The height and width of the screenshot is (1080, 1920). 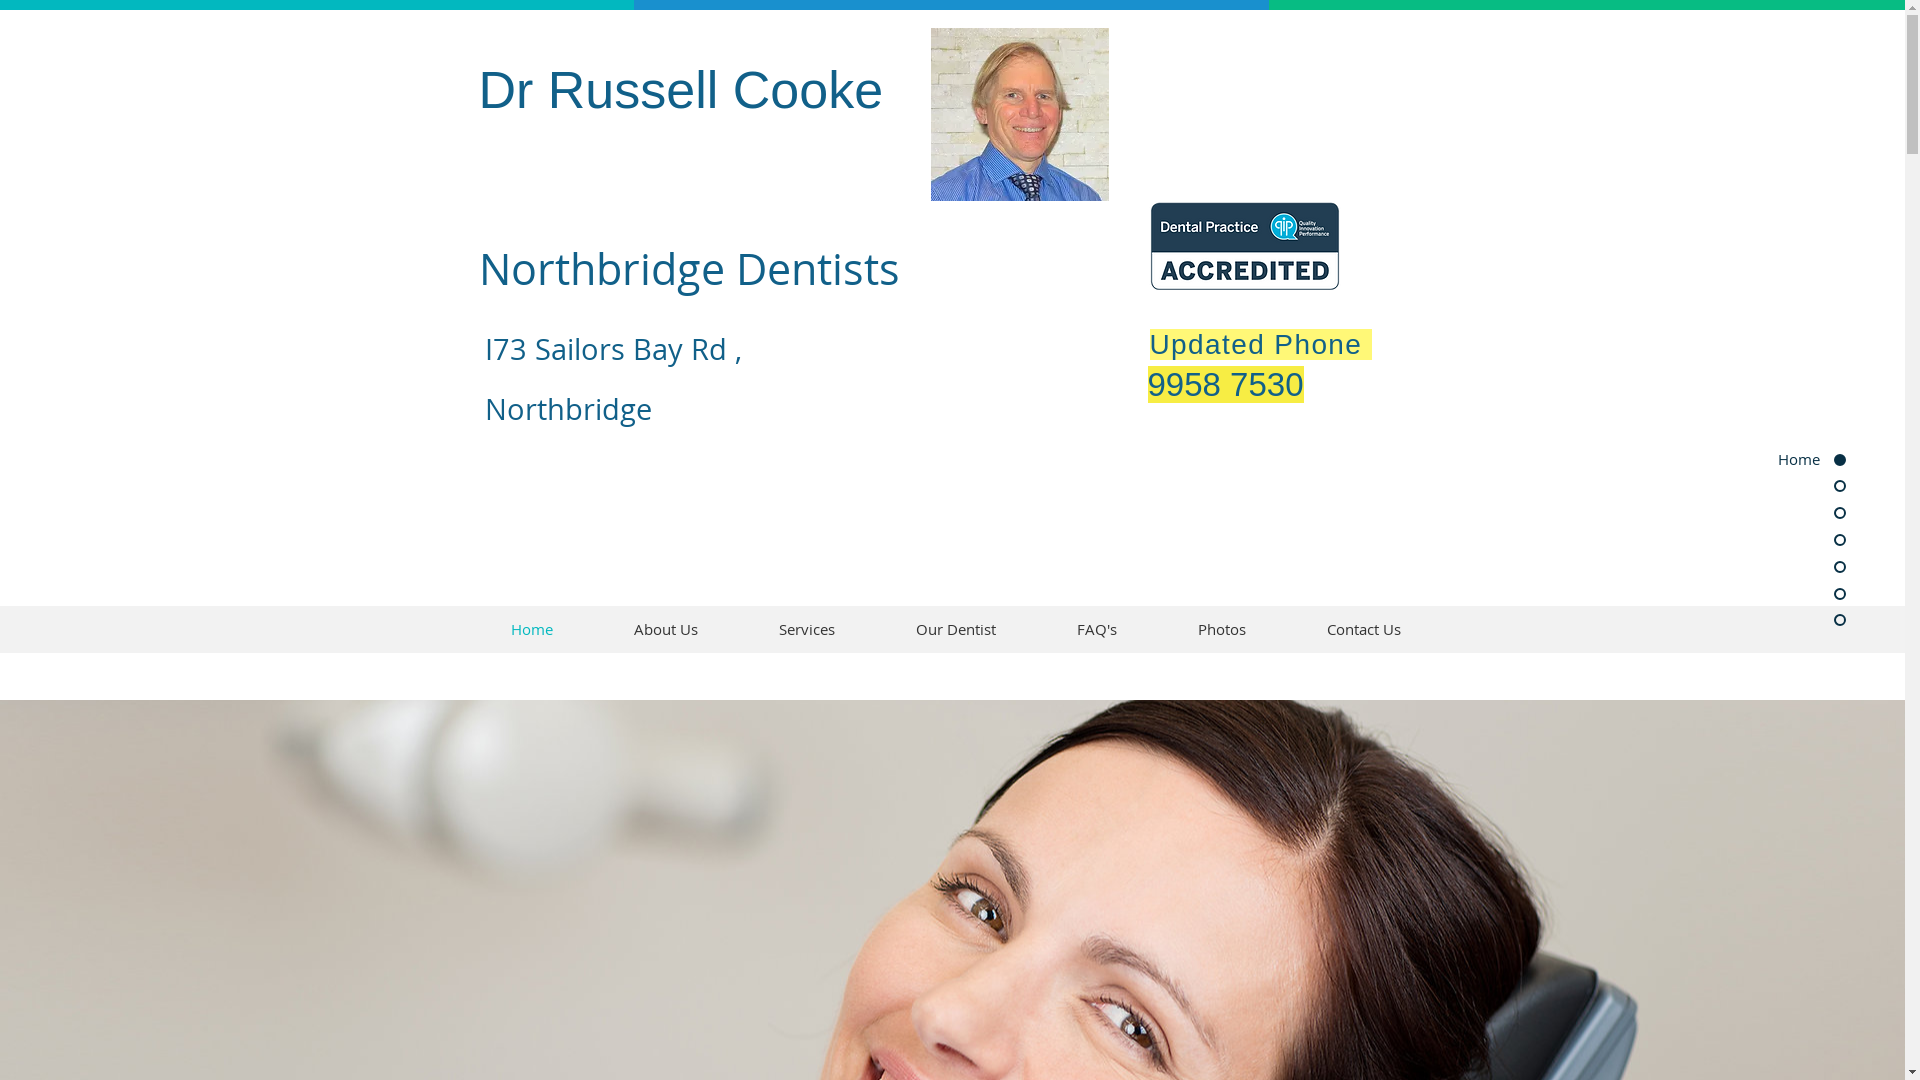 What do you see at coordinates (1286, 628) in the screenshot?
I see `'Contact Us'` at bounding box center [1286, 628].